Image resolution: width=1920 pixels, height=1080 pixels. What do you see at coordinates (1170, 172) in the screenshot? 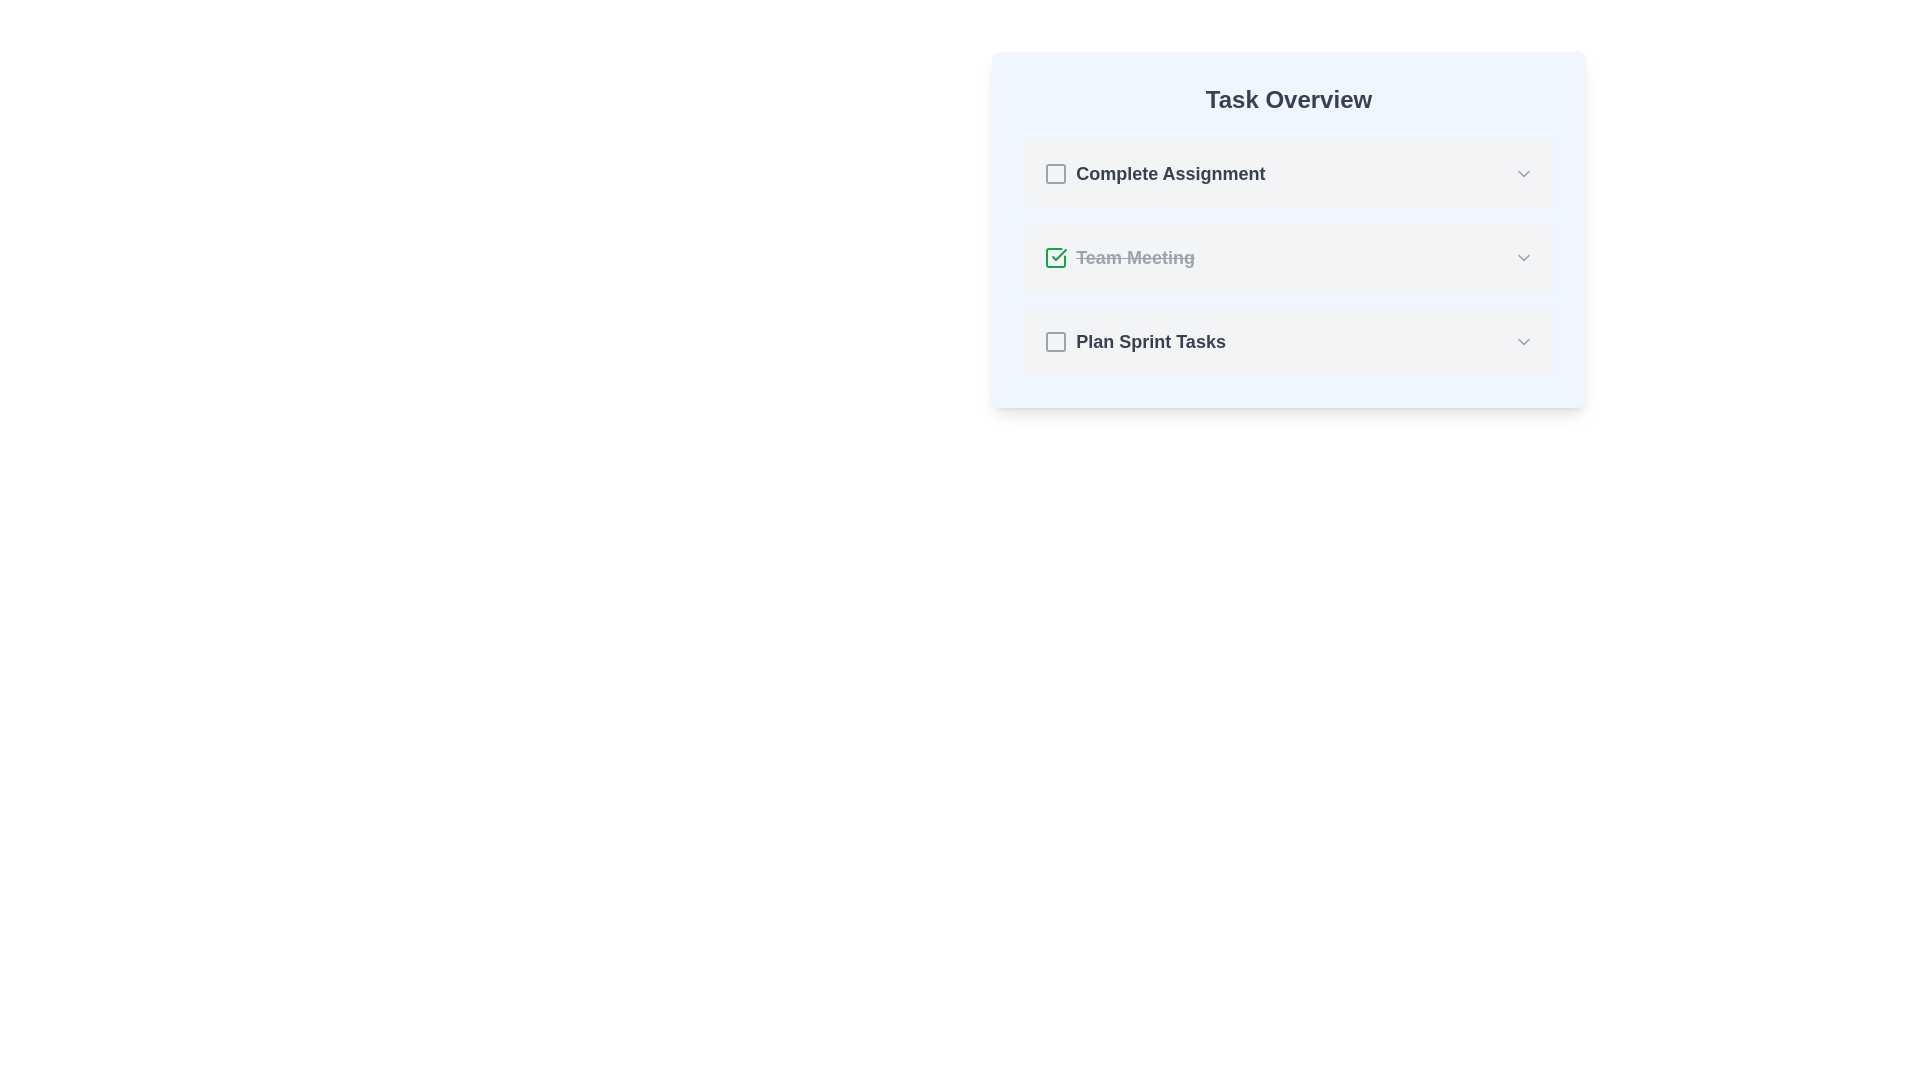
I see `the text label that identifies the task titled 'Complete Assignment', which is positioned to the right of a checkbox icon in the 'Task Overview' section` at bounding box center [1170, 172].